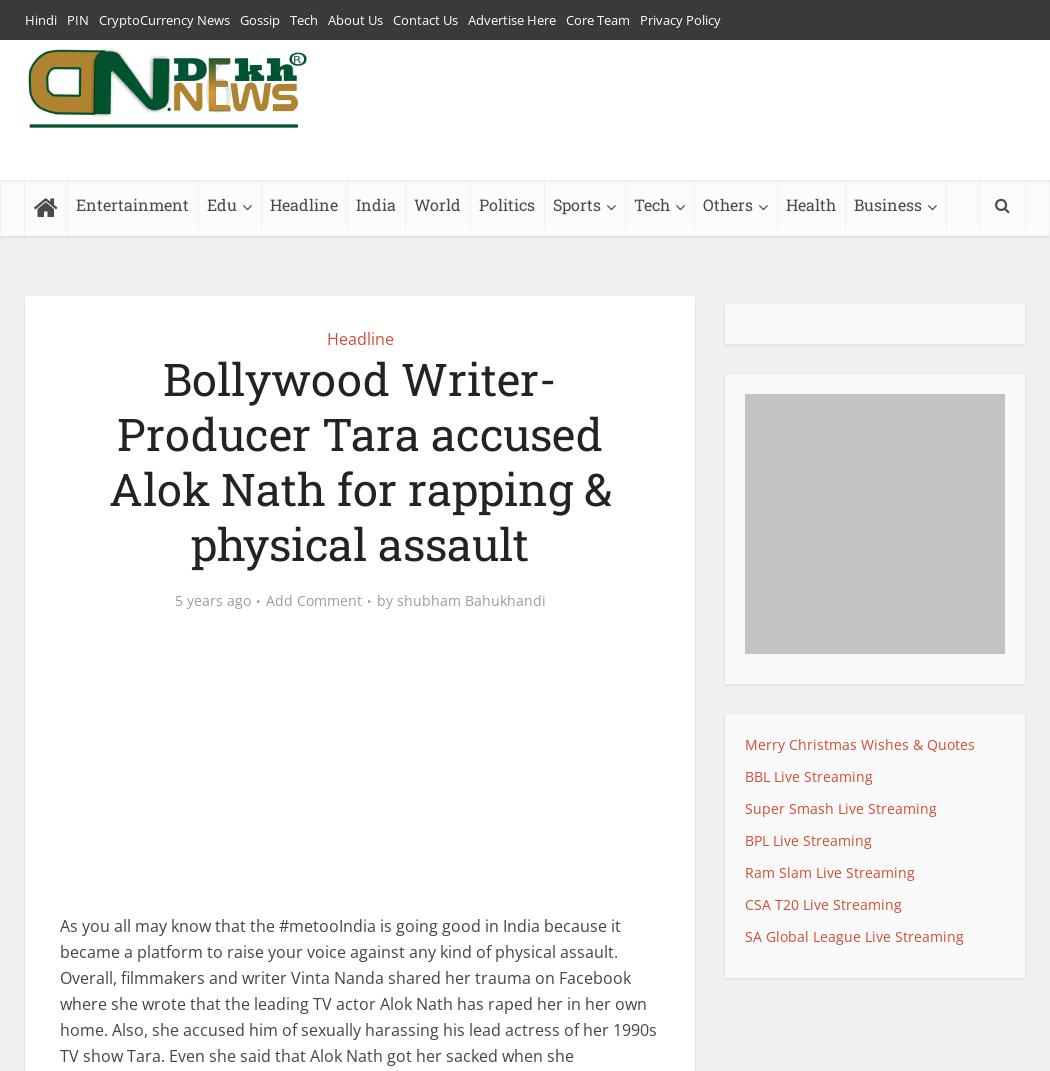 The width and height of the screenshot is (1050, 1071). What do you see at coordinates (259, 19) in the screenshot?
I see `'Gossip'` at bounding box center [259, 19].